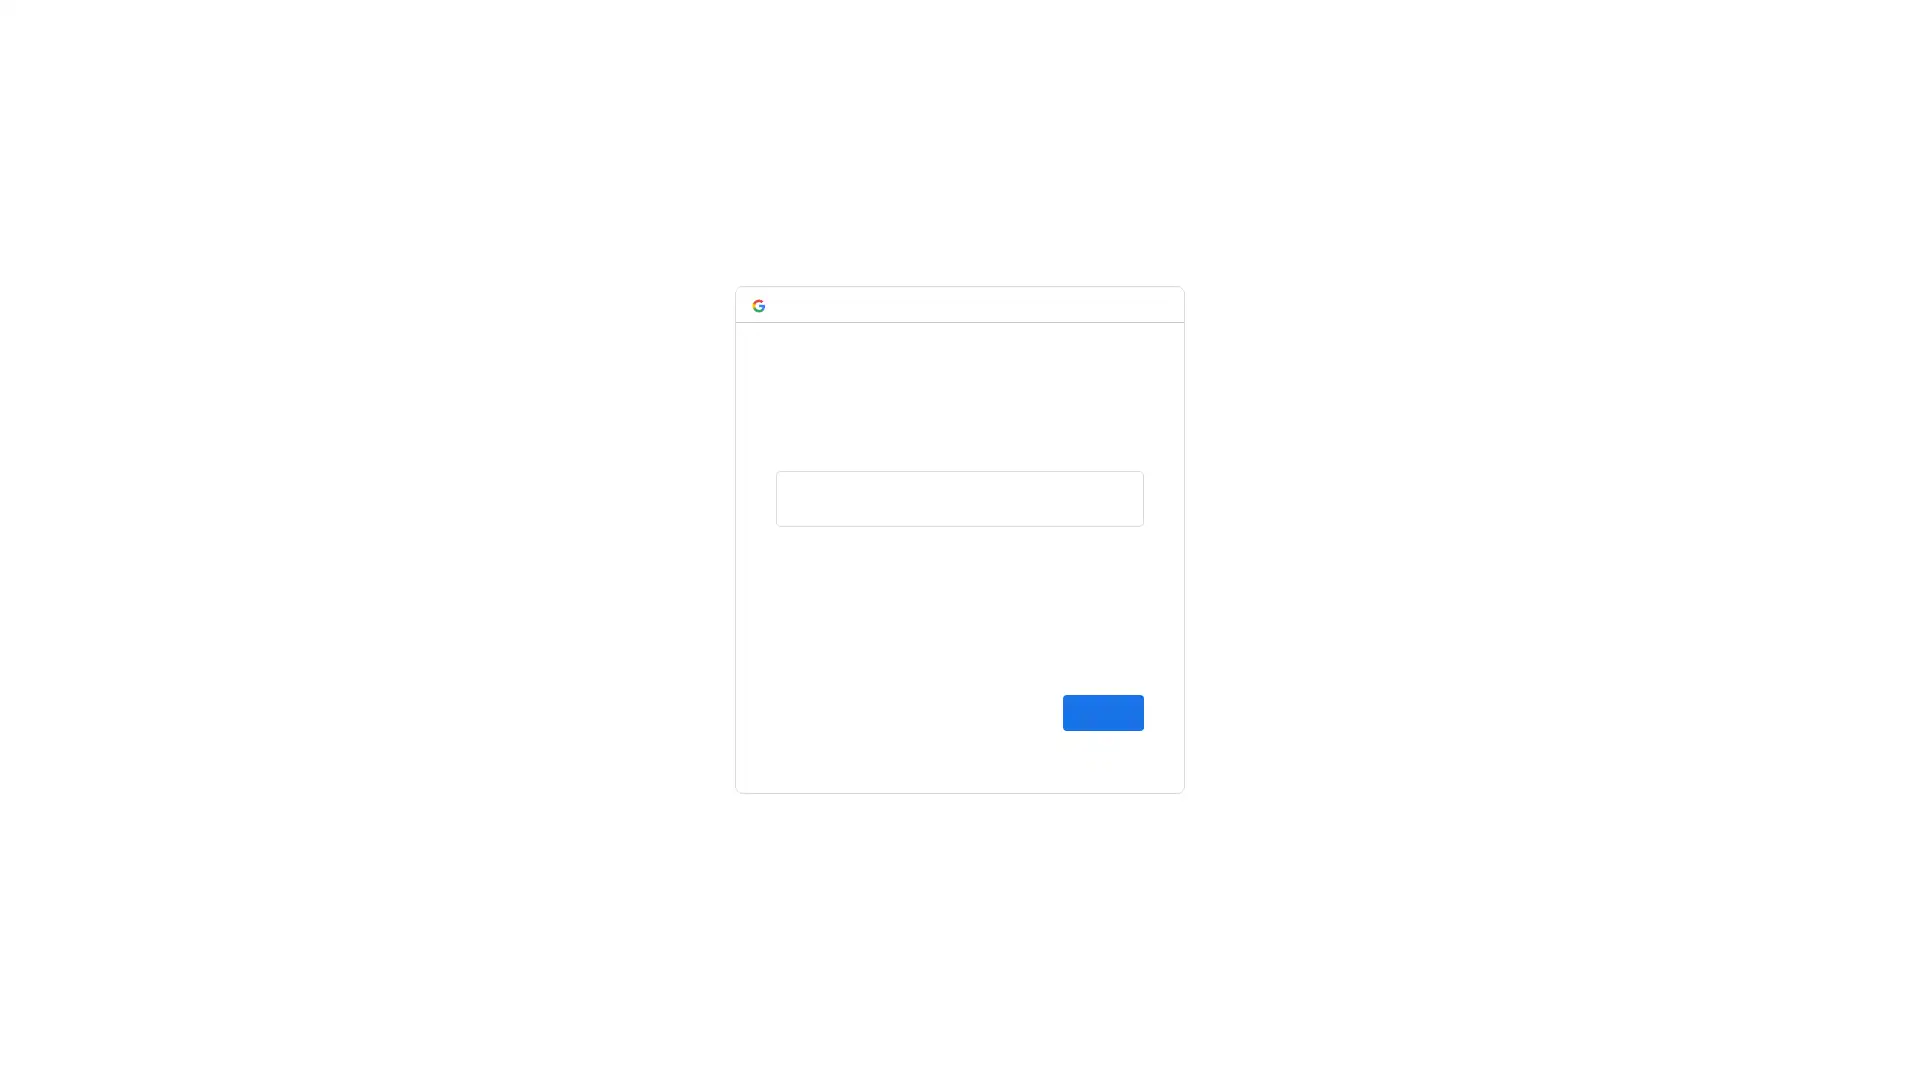  What do you see at coordinates (1103, 712) in the screenshot?
I see `Next` at bounding box center [1103, 712].